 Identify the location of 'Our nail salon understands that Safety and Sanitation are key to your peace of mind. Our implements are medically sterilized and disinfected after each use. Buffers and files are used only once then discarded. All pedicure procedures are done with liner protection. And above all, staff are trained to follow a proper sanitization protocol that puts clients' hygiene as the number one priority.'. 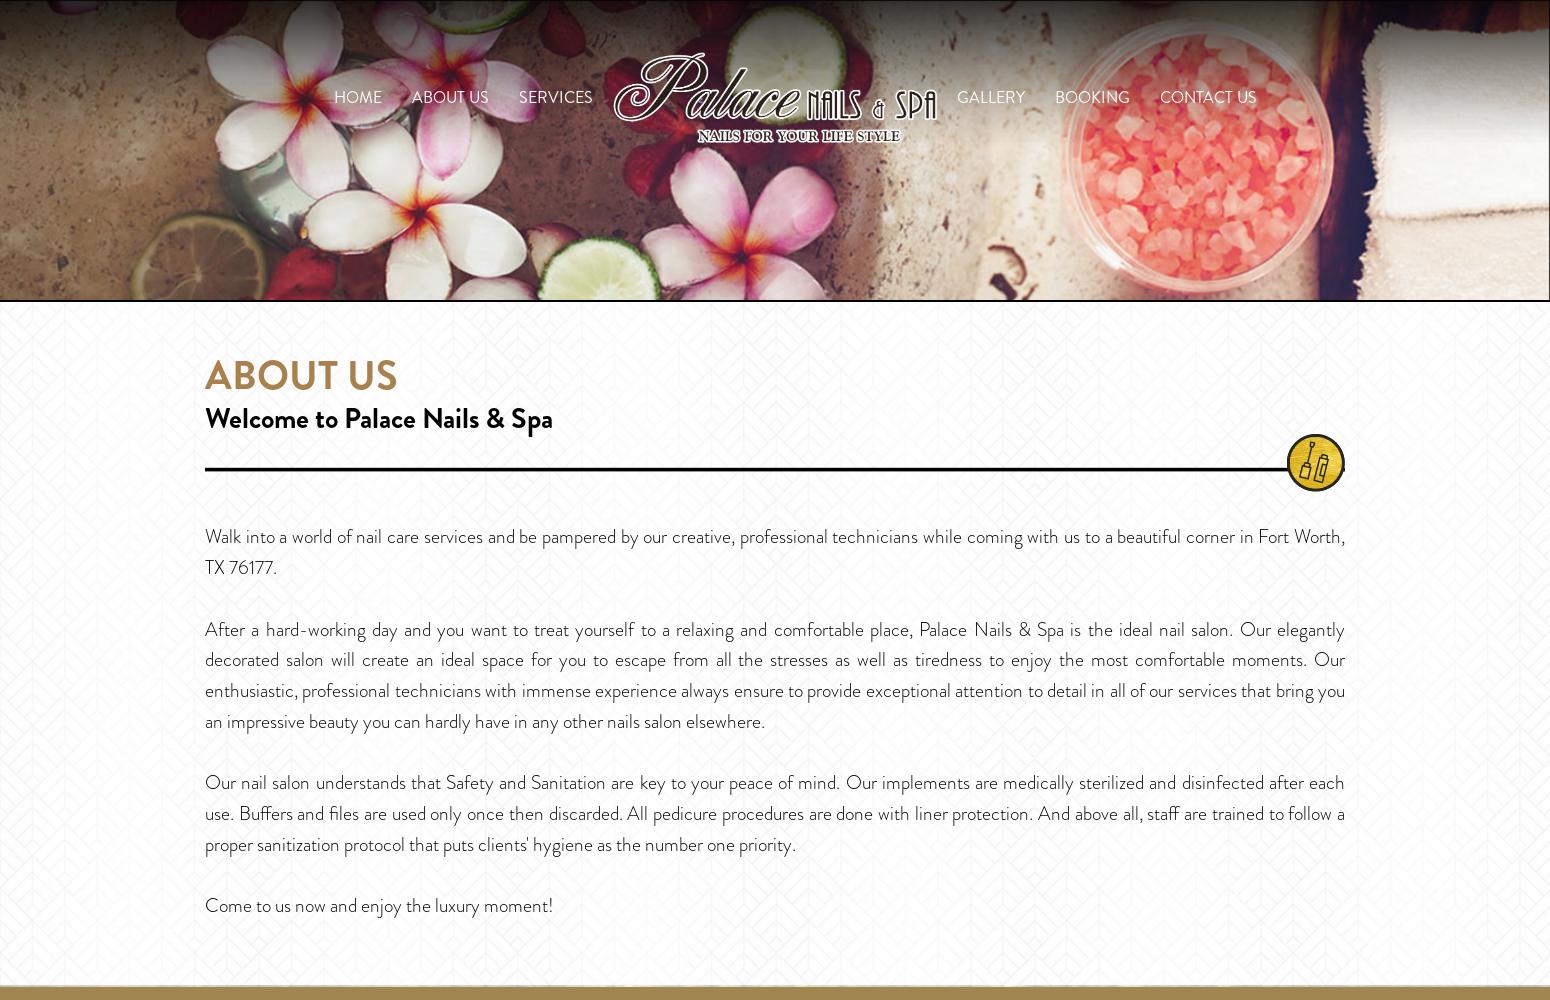
(775, 812).